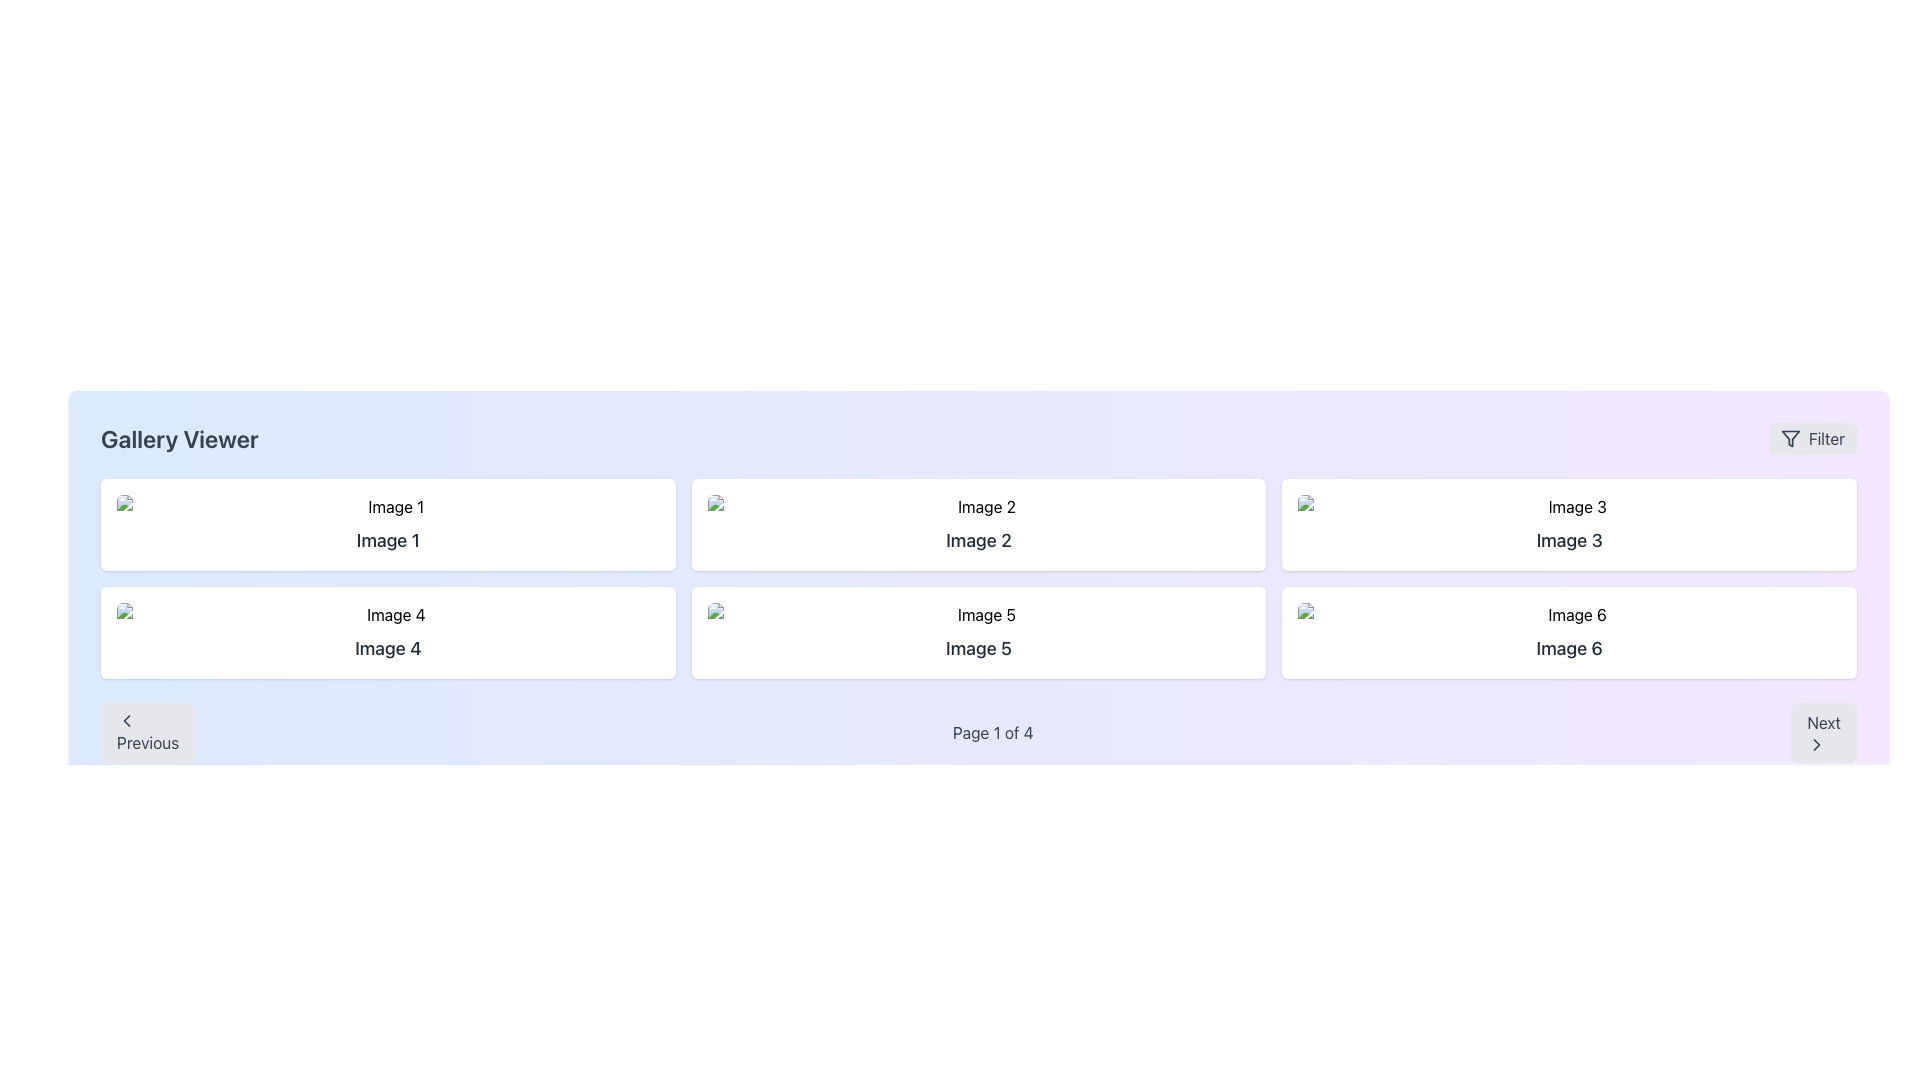 Image resolution: width=1920 pixels, height=1080 pixels. Describe the element at coordinates (993, 732) in the screenshot. I see `the informational text label that indicates the user's current position in a paginated series, located centrally between the 'Previous' and 'Next' buttons` at that location.